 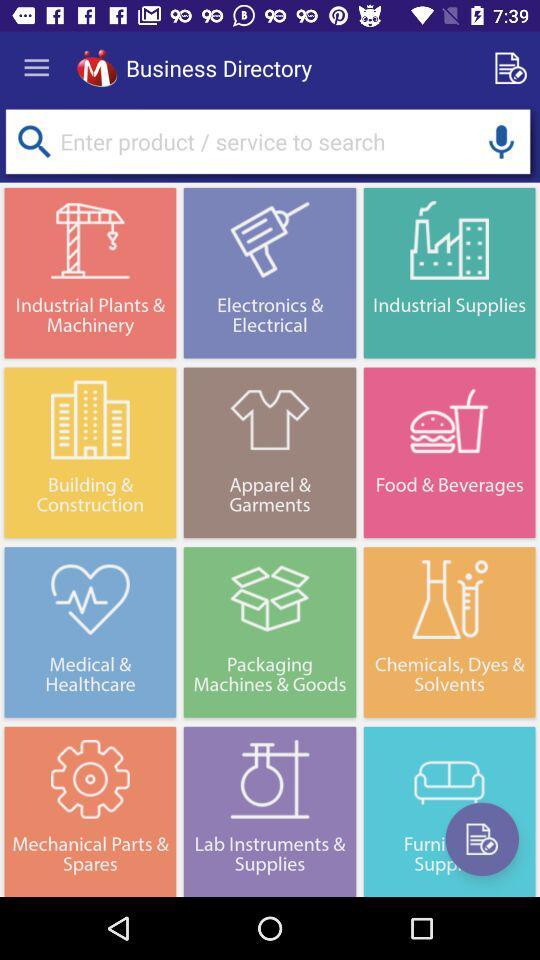 I want to click on new advertisement, so click(x=514, y=68).